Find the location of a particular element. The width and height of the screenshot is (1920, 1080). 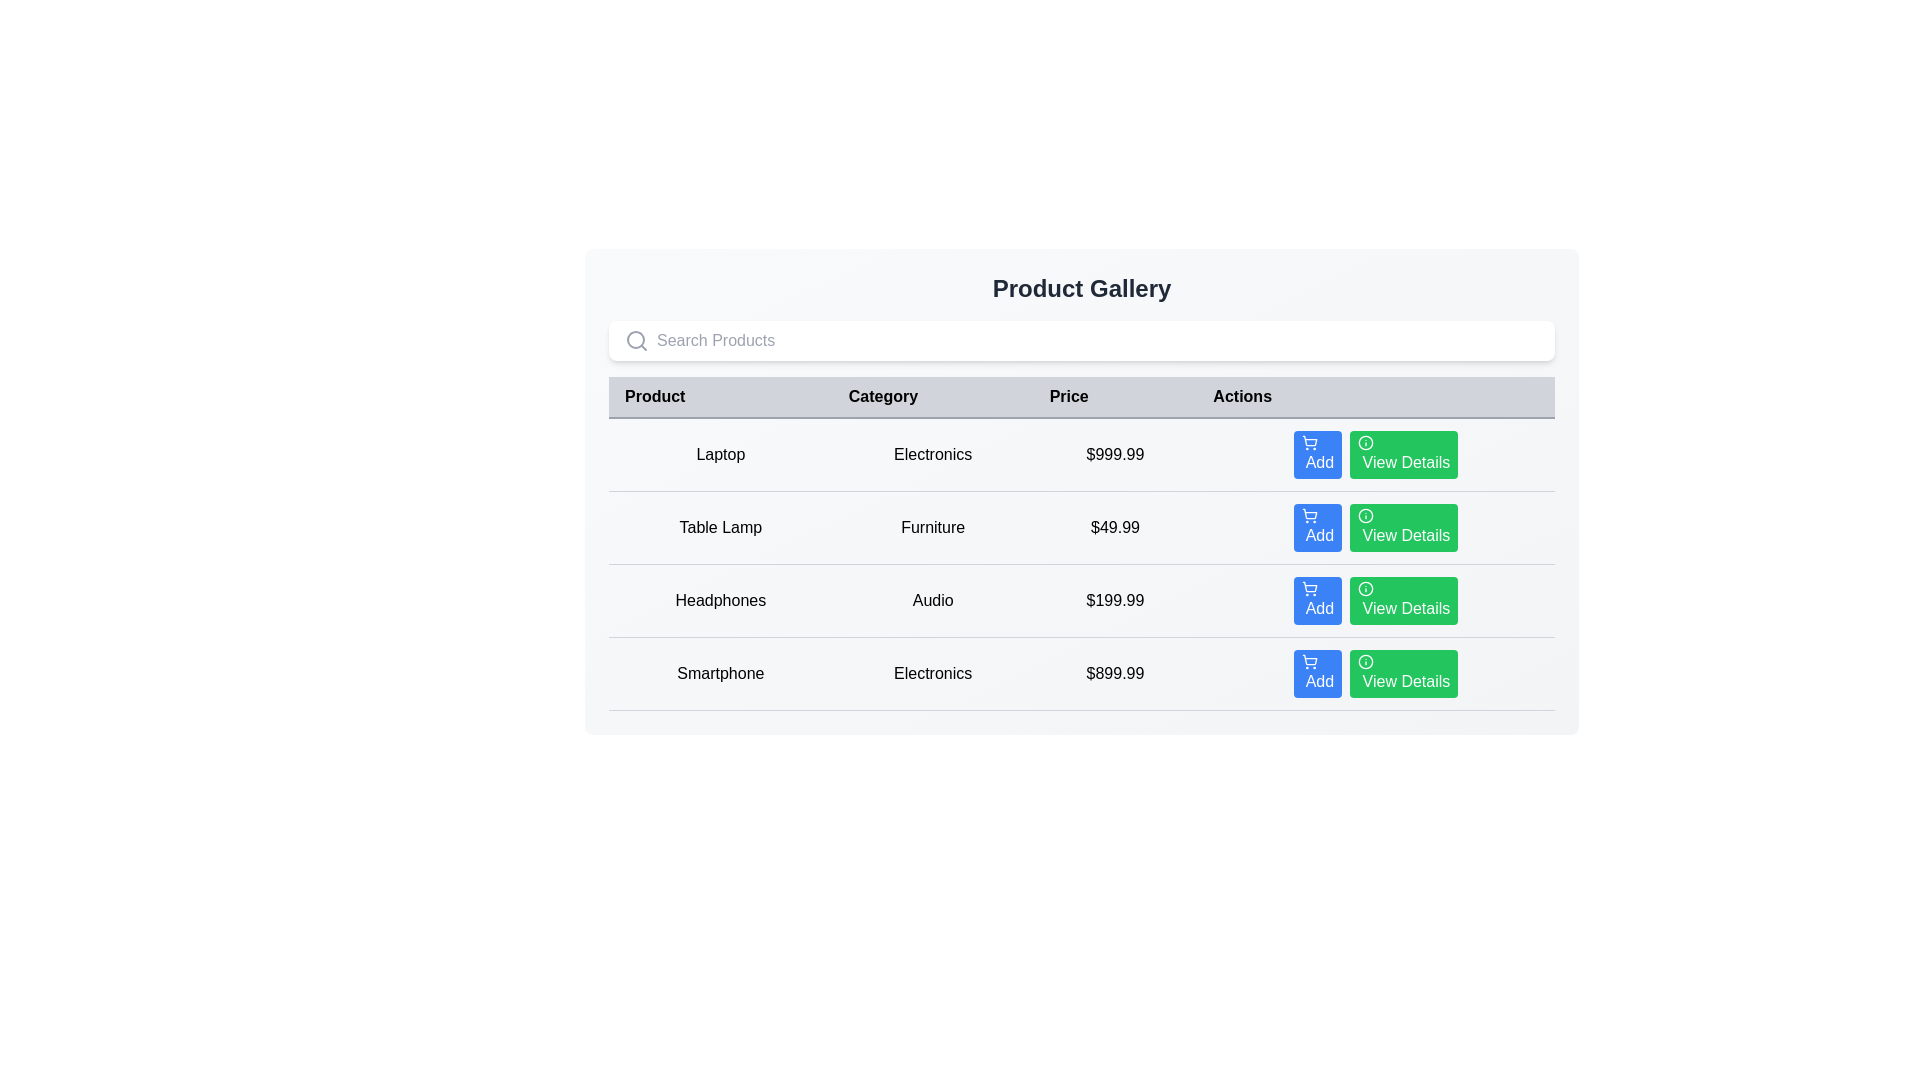

the first button in the 'Actions' column of the product table is located at coordinates (1318, 455).